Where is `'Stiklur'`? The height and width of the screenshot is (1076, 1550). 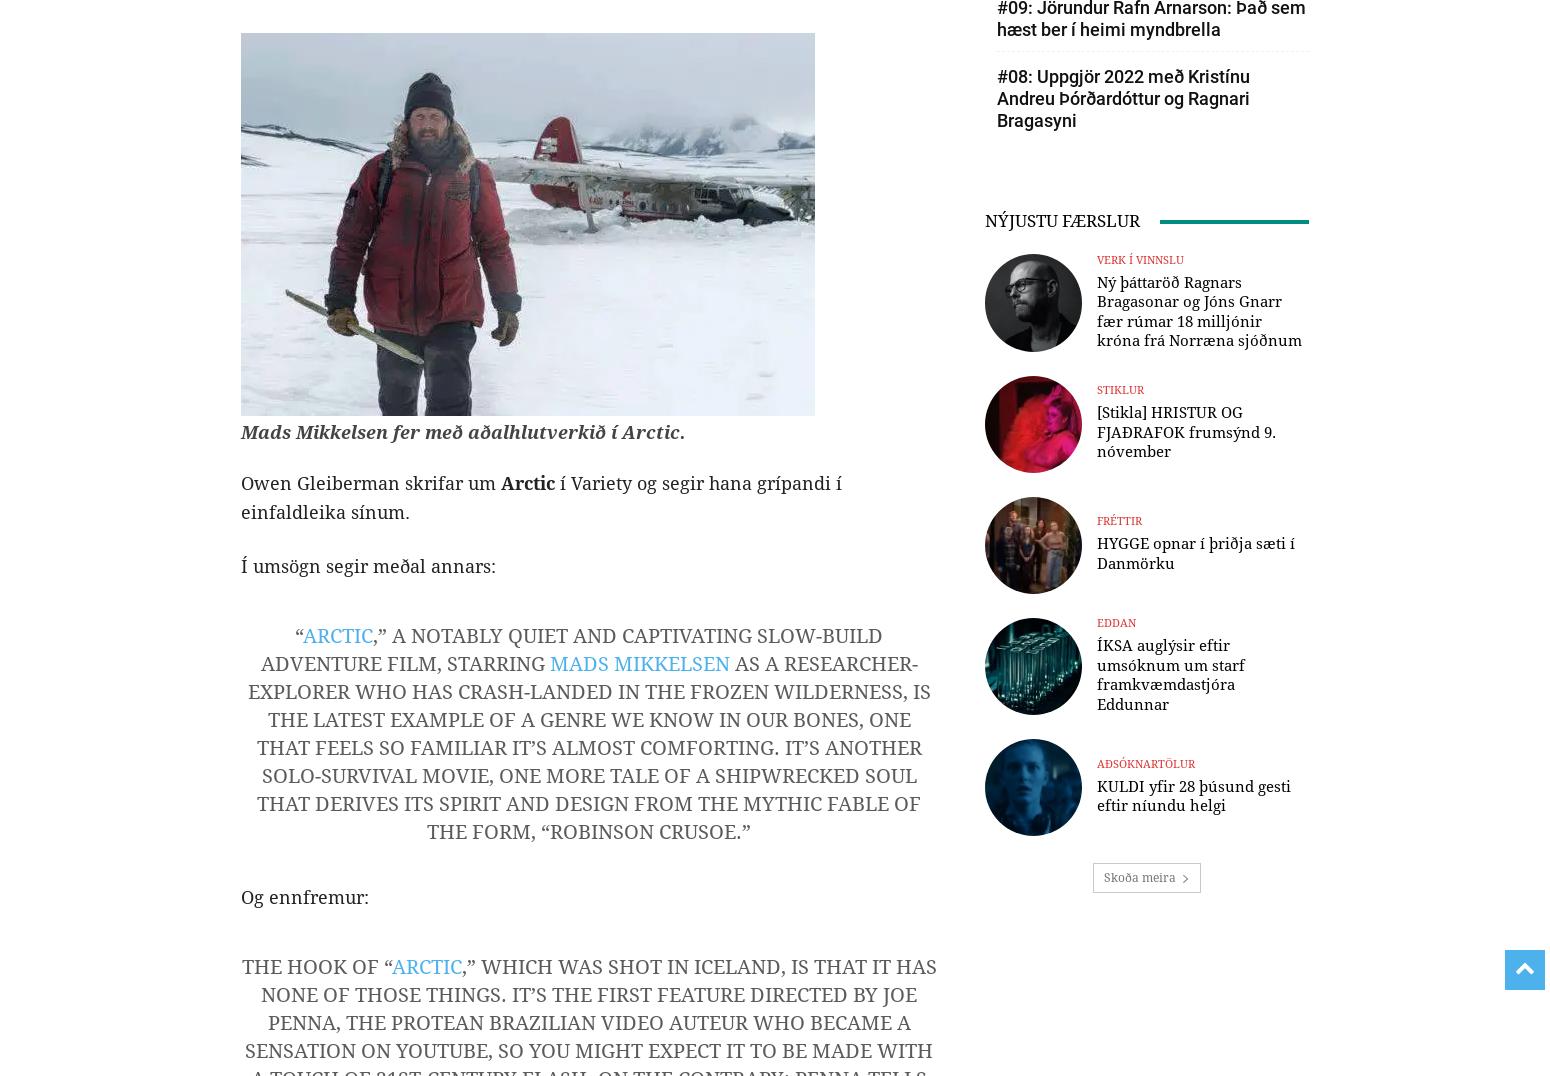
'Stiklur' is located at coordinates (1119, 389).